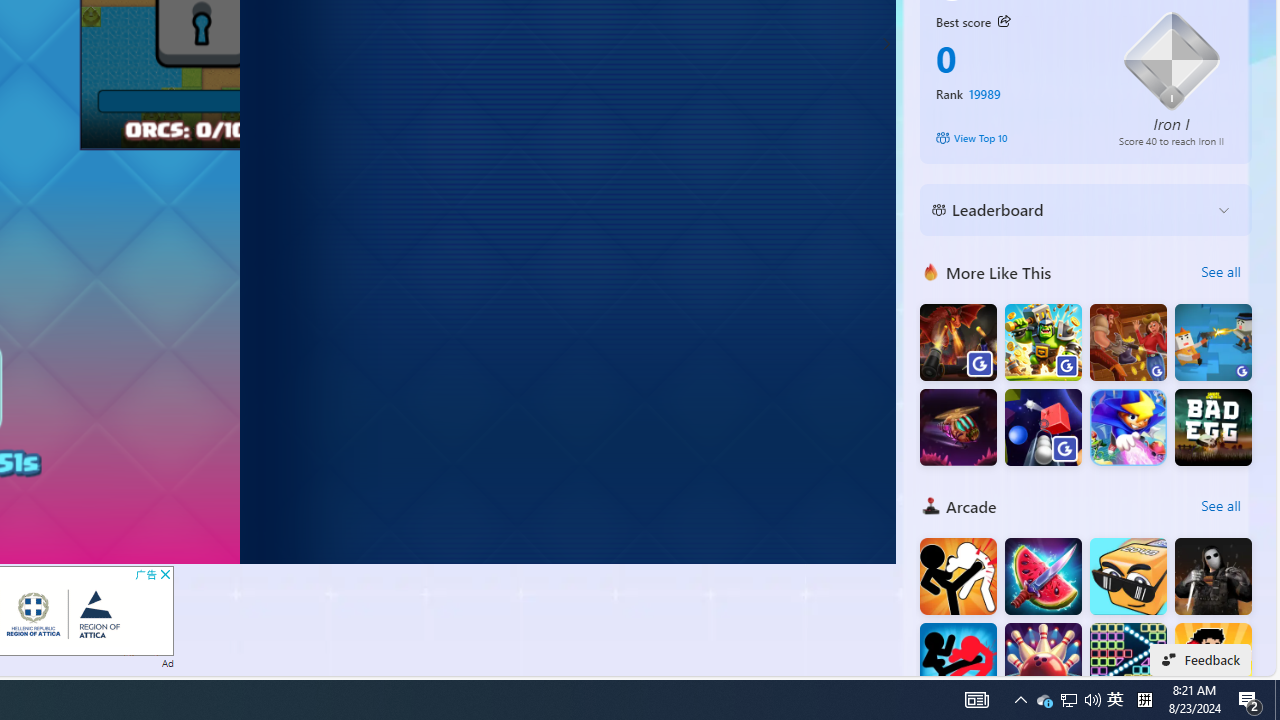 This screenshot has width=1280, height=720. What do you see at coordinates (930, 505) in the screenshot?
I see `'Arcade'` at bounding box center [930, 505].